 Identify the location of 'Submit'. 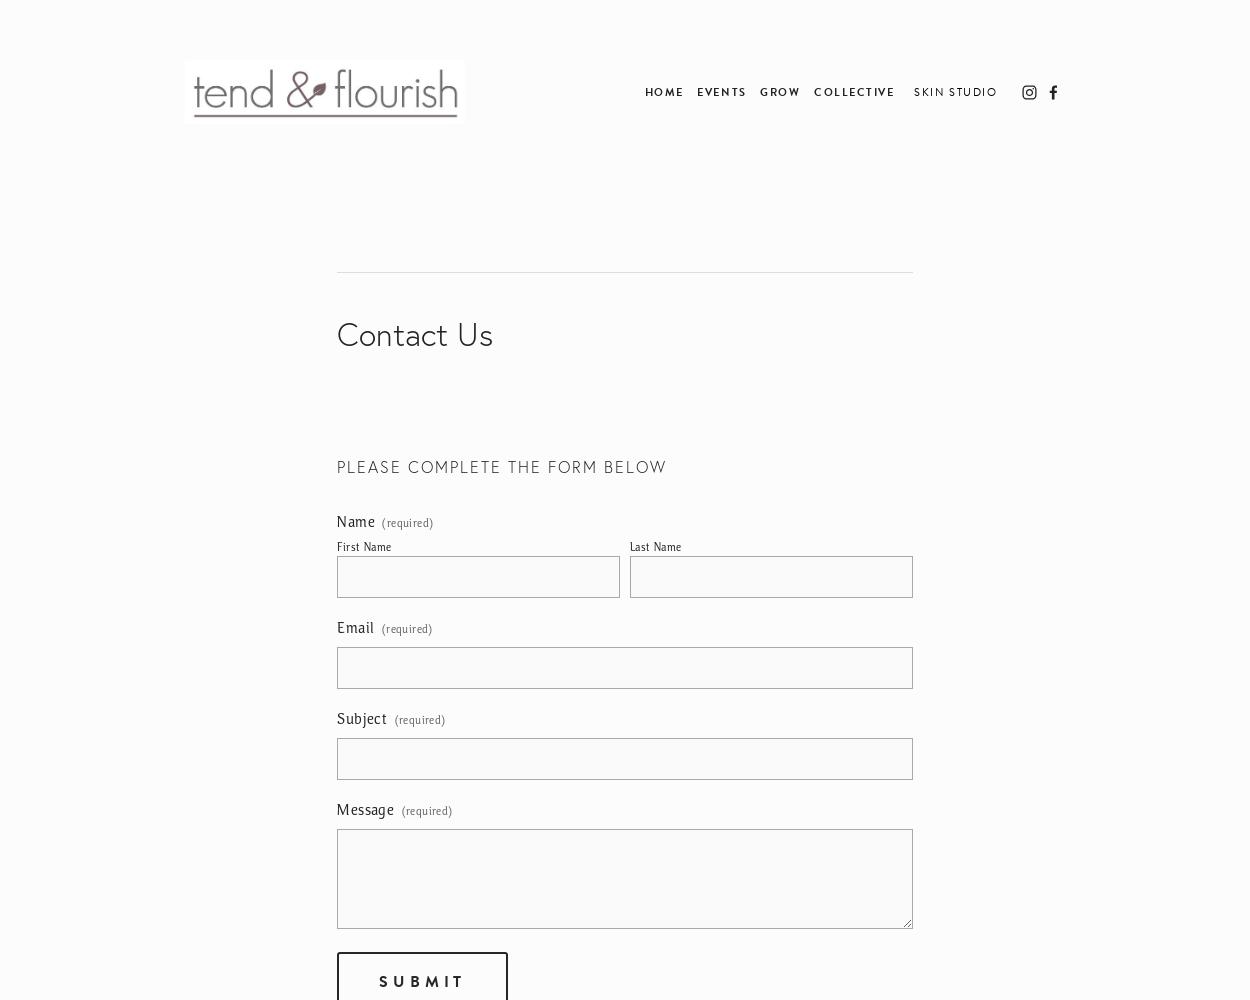
(422, 981).